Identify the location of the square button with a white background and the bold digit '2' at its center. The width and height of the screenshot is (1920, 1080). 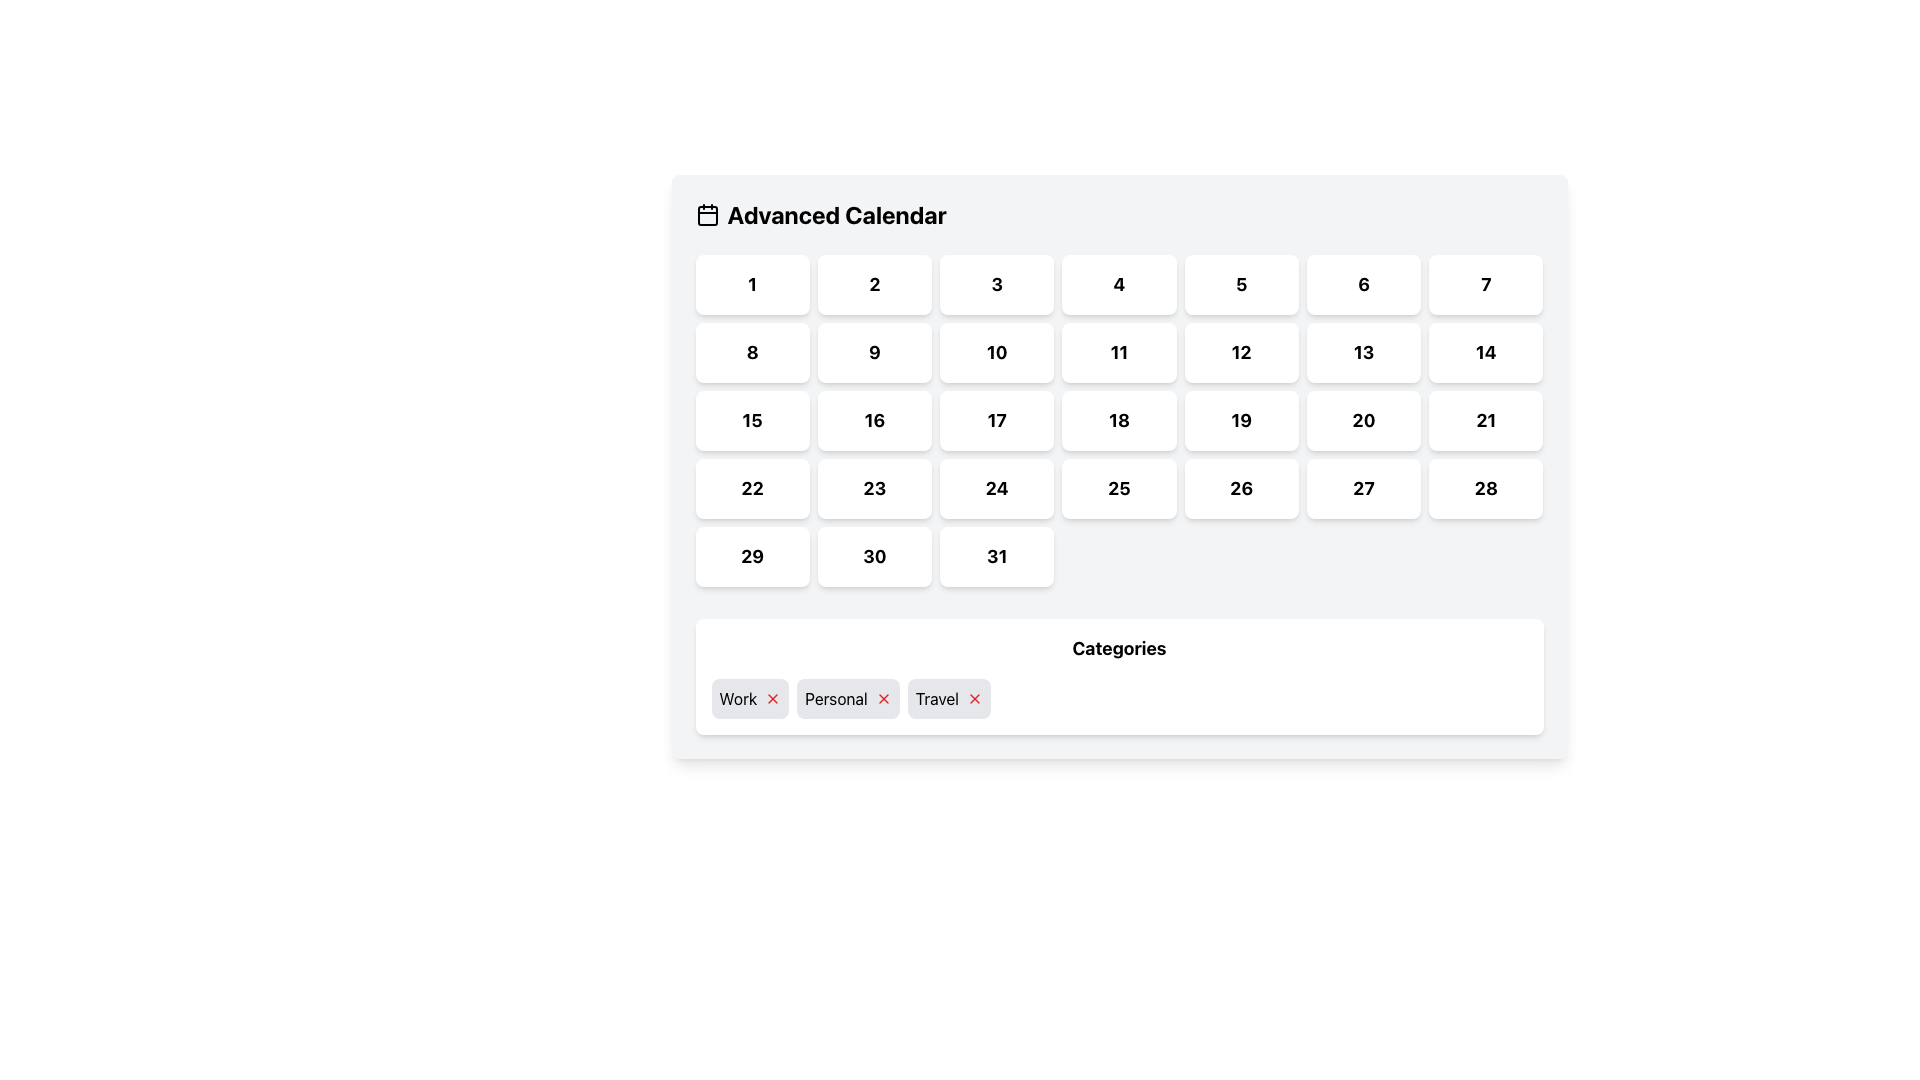
(874, 285).